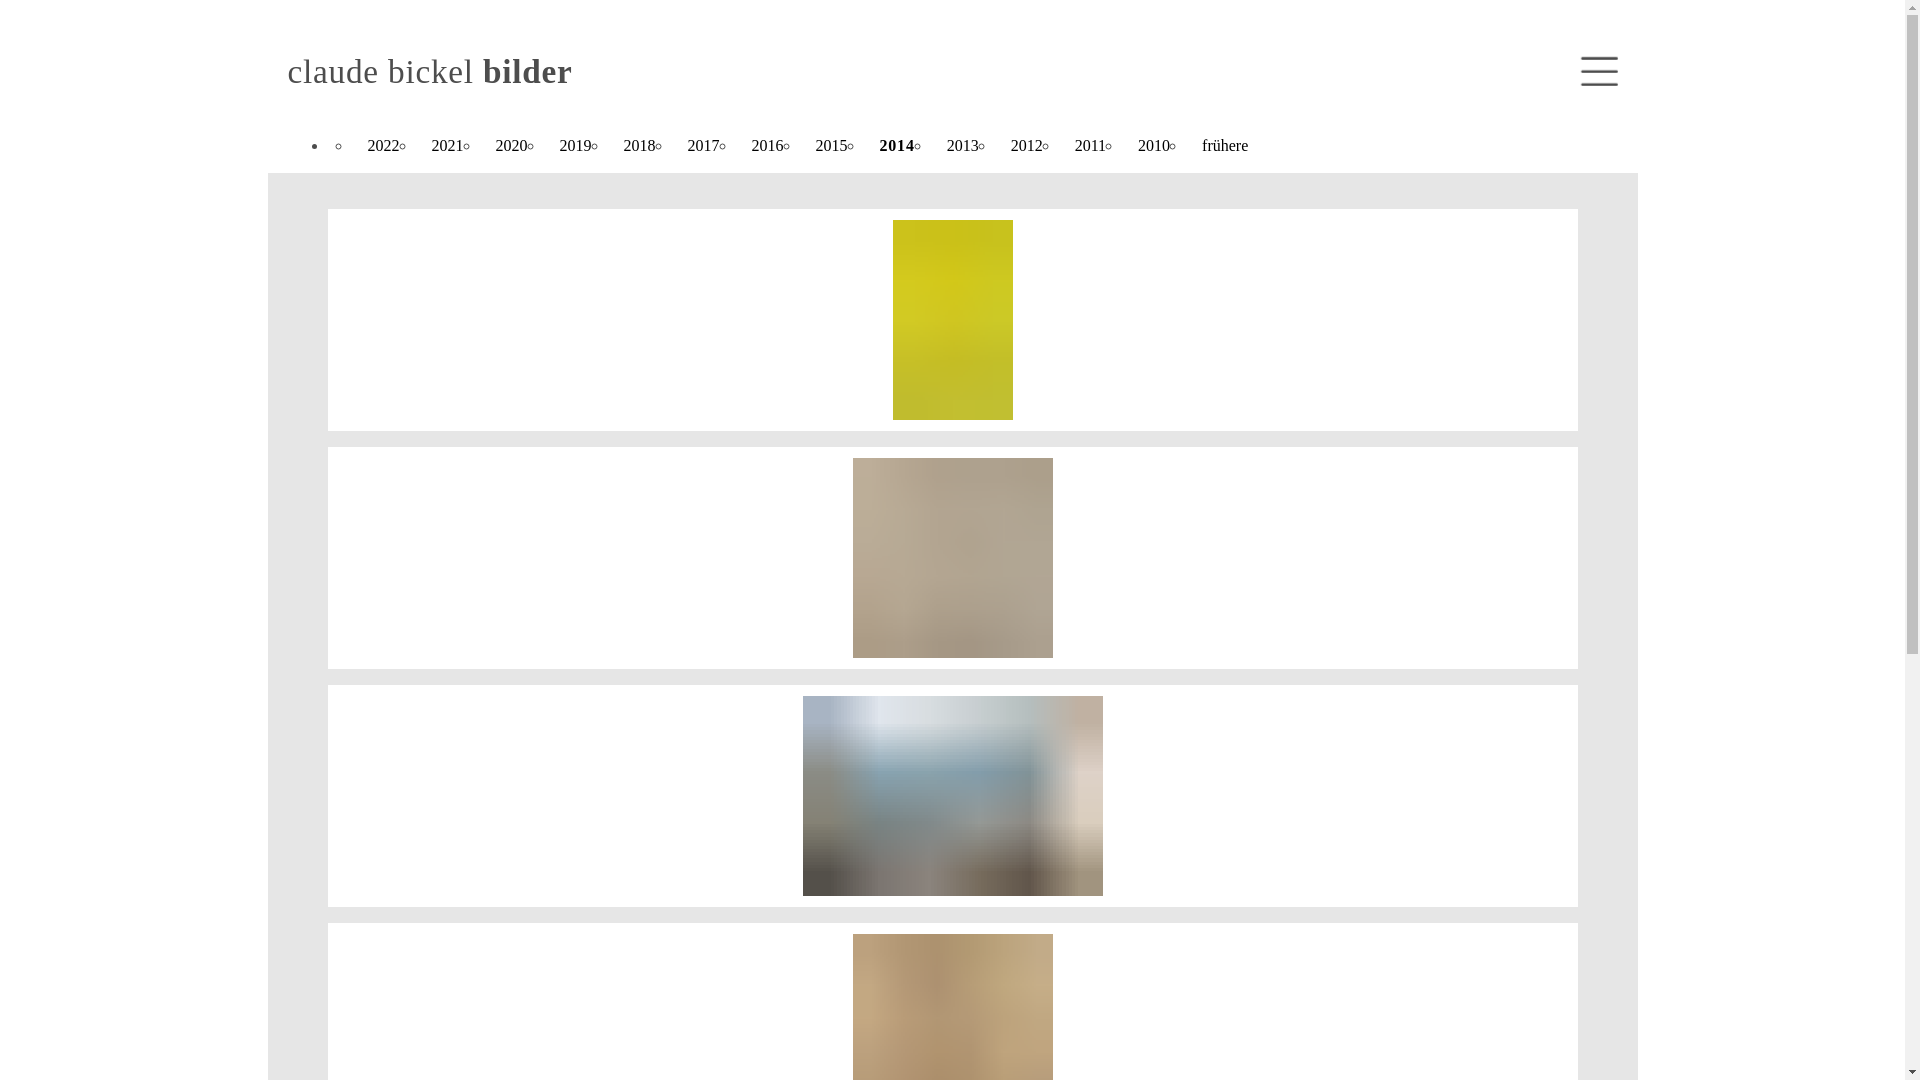  Describe the element at coordinates (1089, 145) in the screenshot. I see `'2011'` at that location.